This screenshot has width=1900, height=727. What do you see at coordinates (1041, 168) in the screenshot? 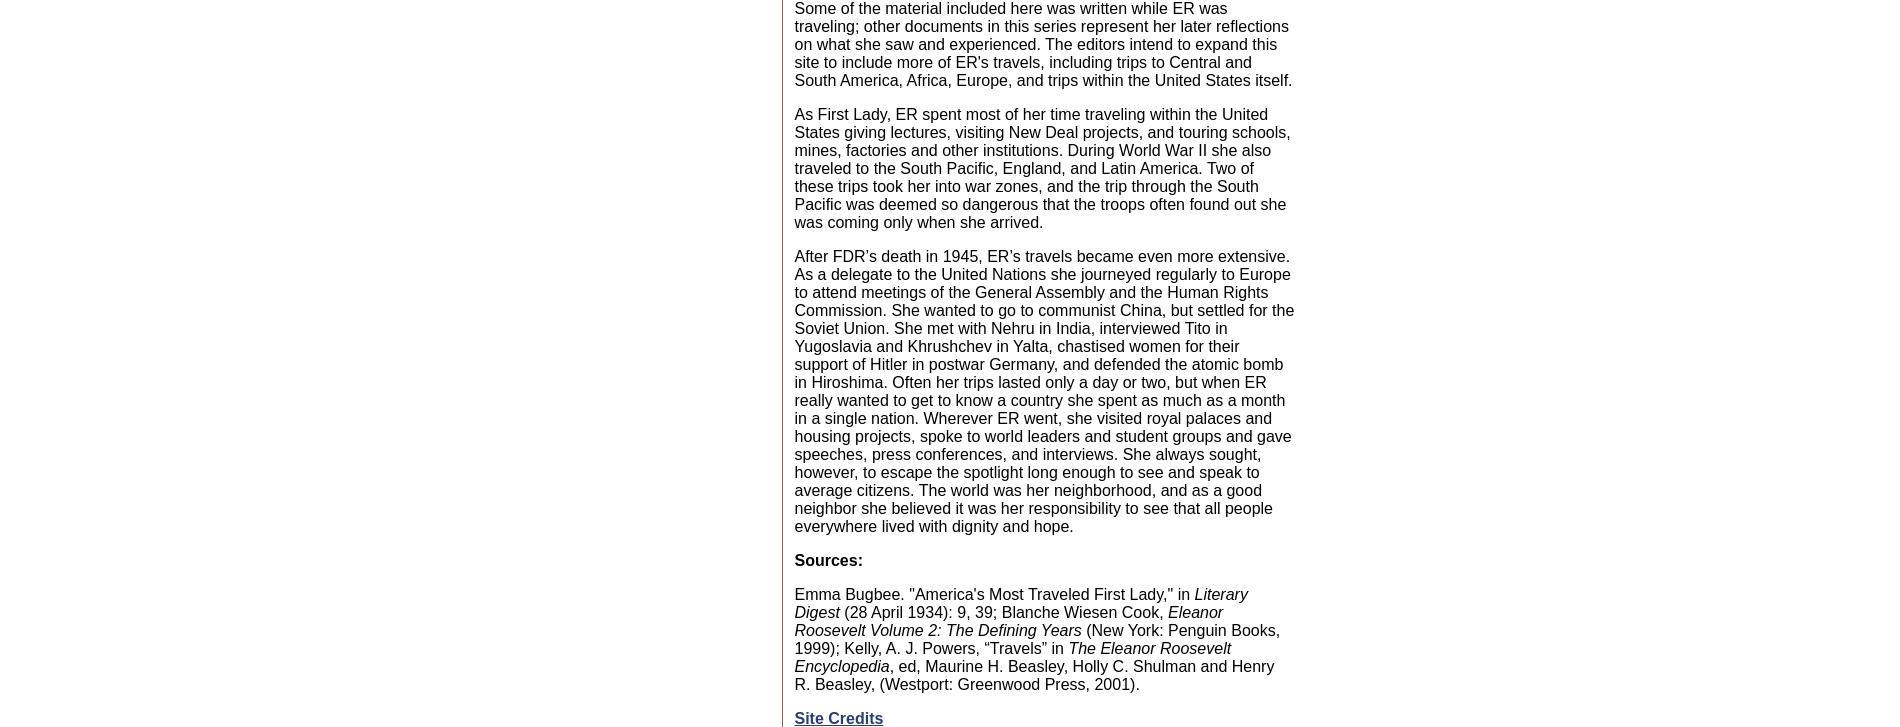
I see `'As First Lady, ER spent most of her time traveling within the United States giving lectures, visiting New Deal projects, and touring schools, mines, factories and other institutions. During World War II she also traveled to the South Pacific, England, and Latin America. Two of these trips took her into war zones, and the trip through the South Pacific was deemed so dangerous that the troops often found out she was coming only when she arrived.'` at bounding box center [1041, 168].